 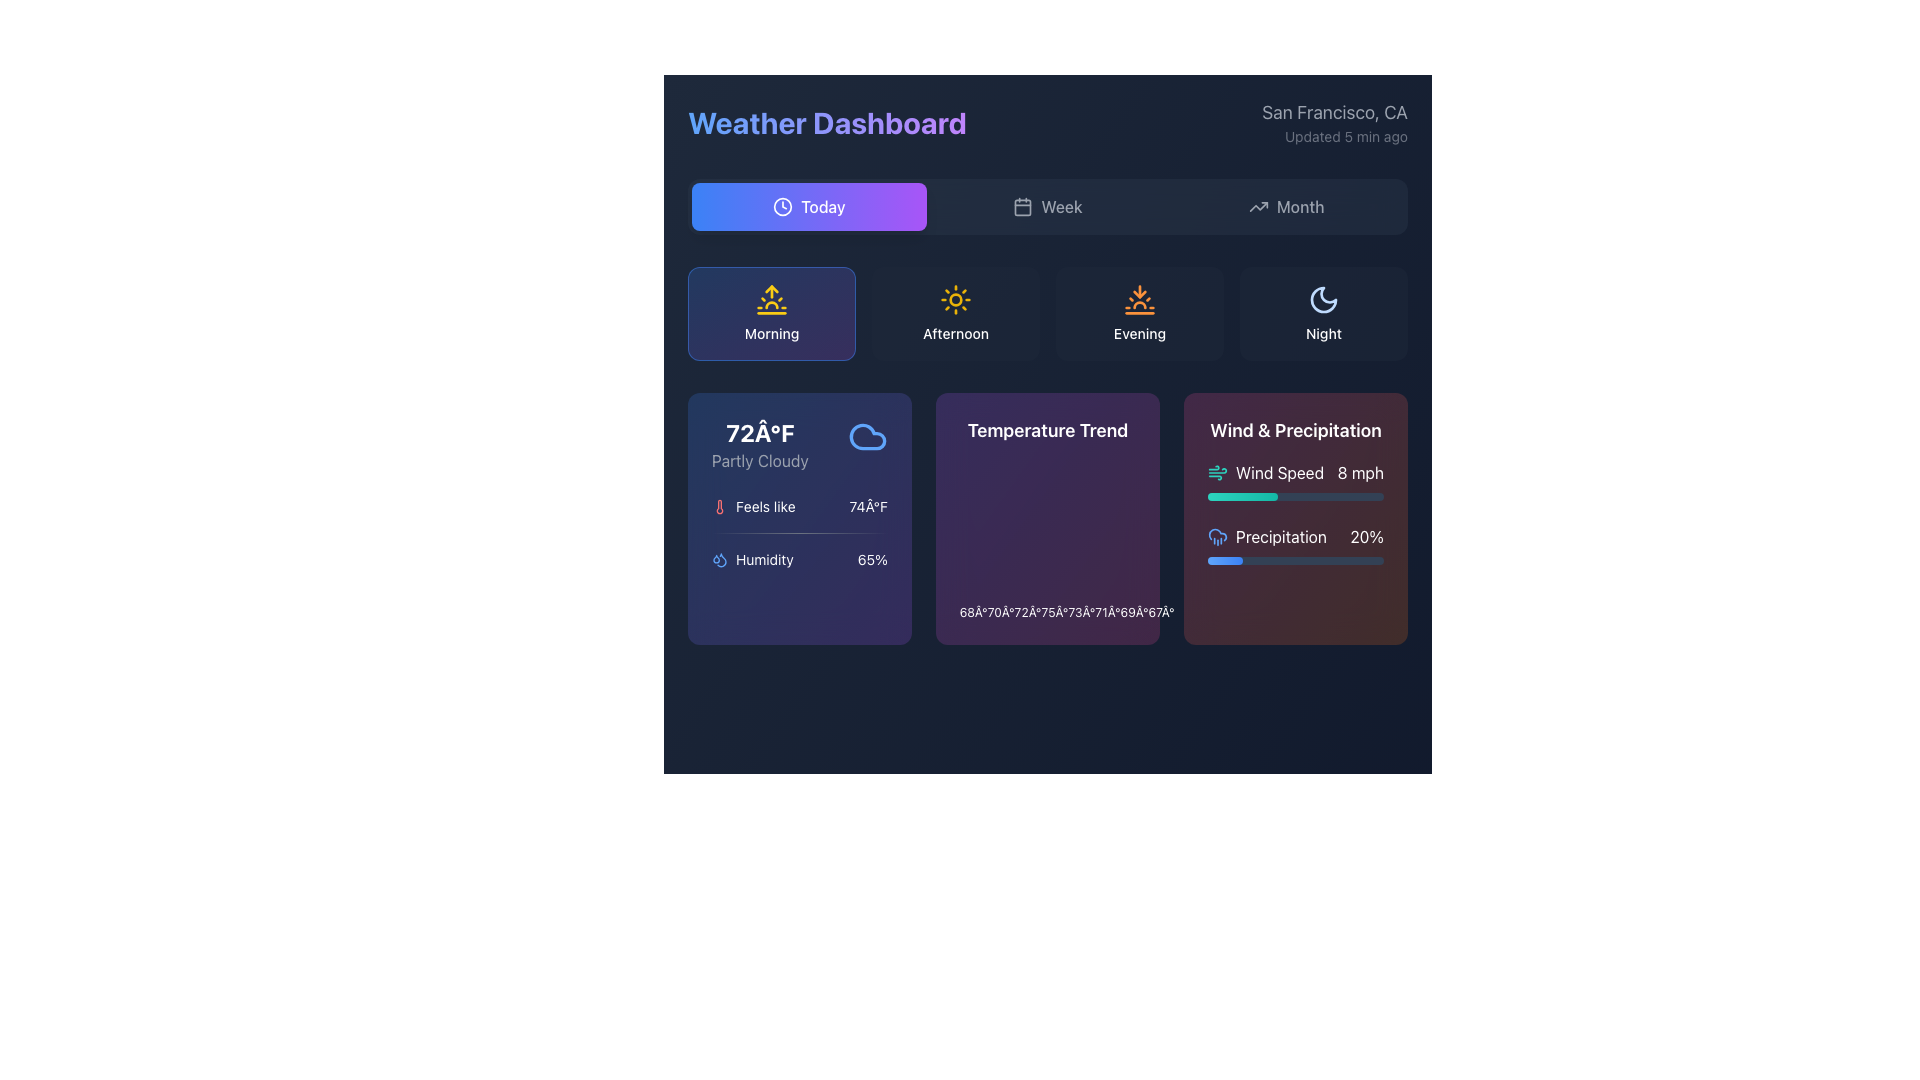 I want to click on the text label that says 'Feels like', which is rendered in white on a dark blue background, located between a thermometer icon and a numerical temperature value in the lower-left card of the main interface, so click(x=764, y=505).